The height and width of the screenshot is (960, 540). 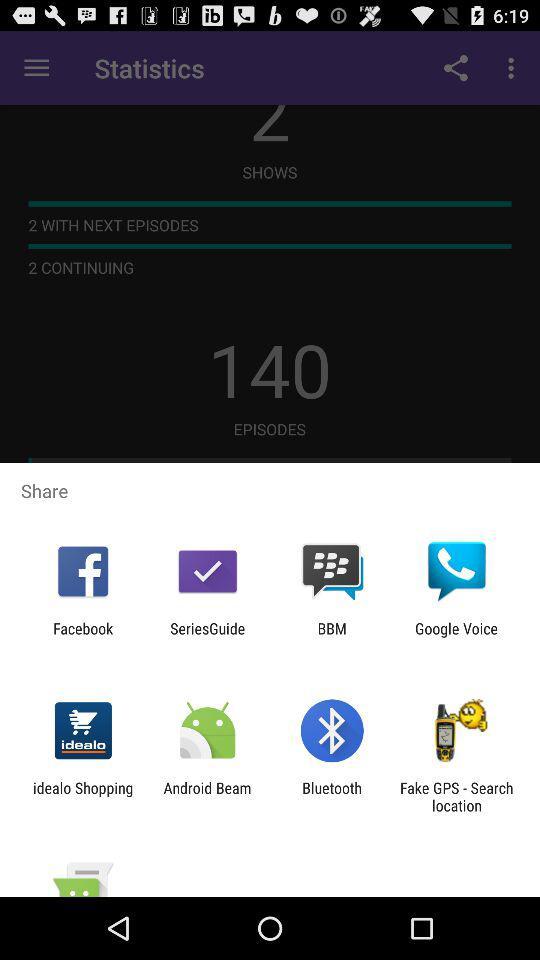 What do you see at coordinates (332, 636) in the screenshot?
I see `the item next to seriesguide app` at bounding box center [332, 636].